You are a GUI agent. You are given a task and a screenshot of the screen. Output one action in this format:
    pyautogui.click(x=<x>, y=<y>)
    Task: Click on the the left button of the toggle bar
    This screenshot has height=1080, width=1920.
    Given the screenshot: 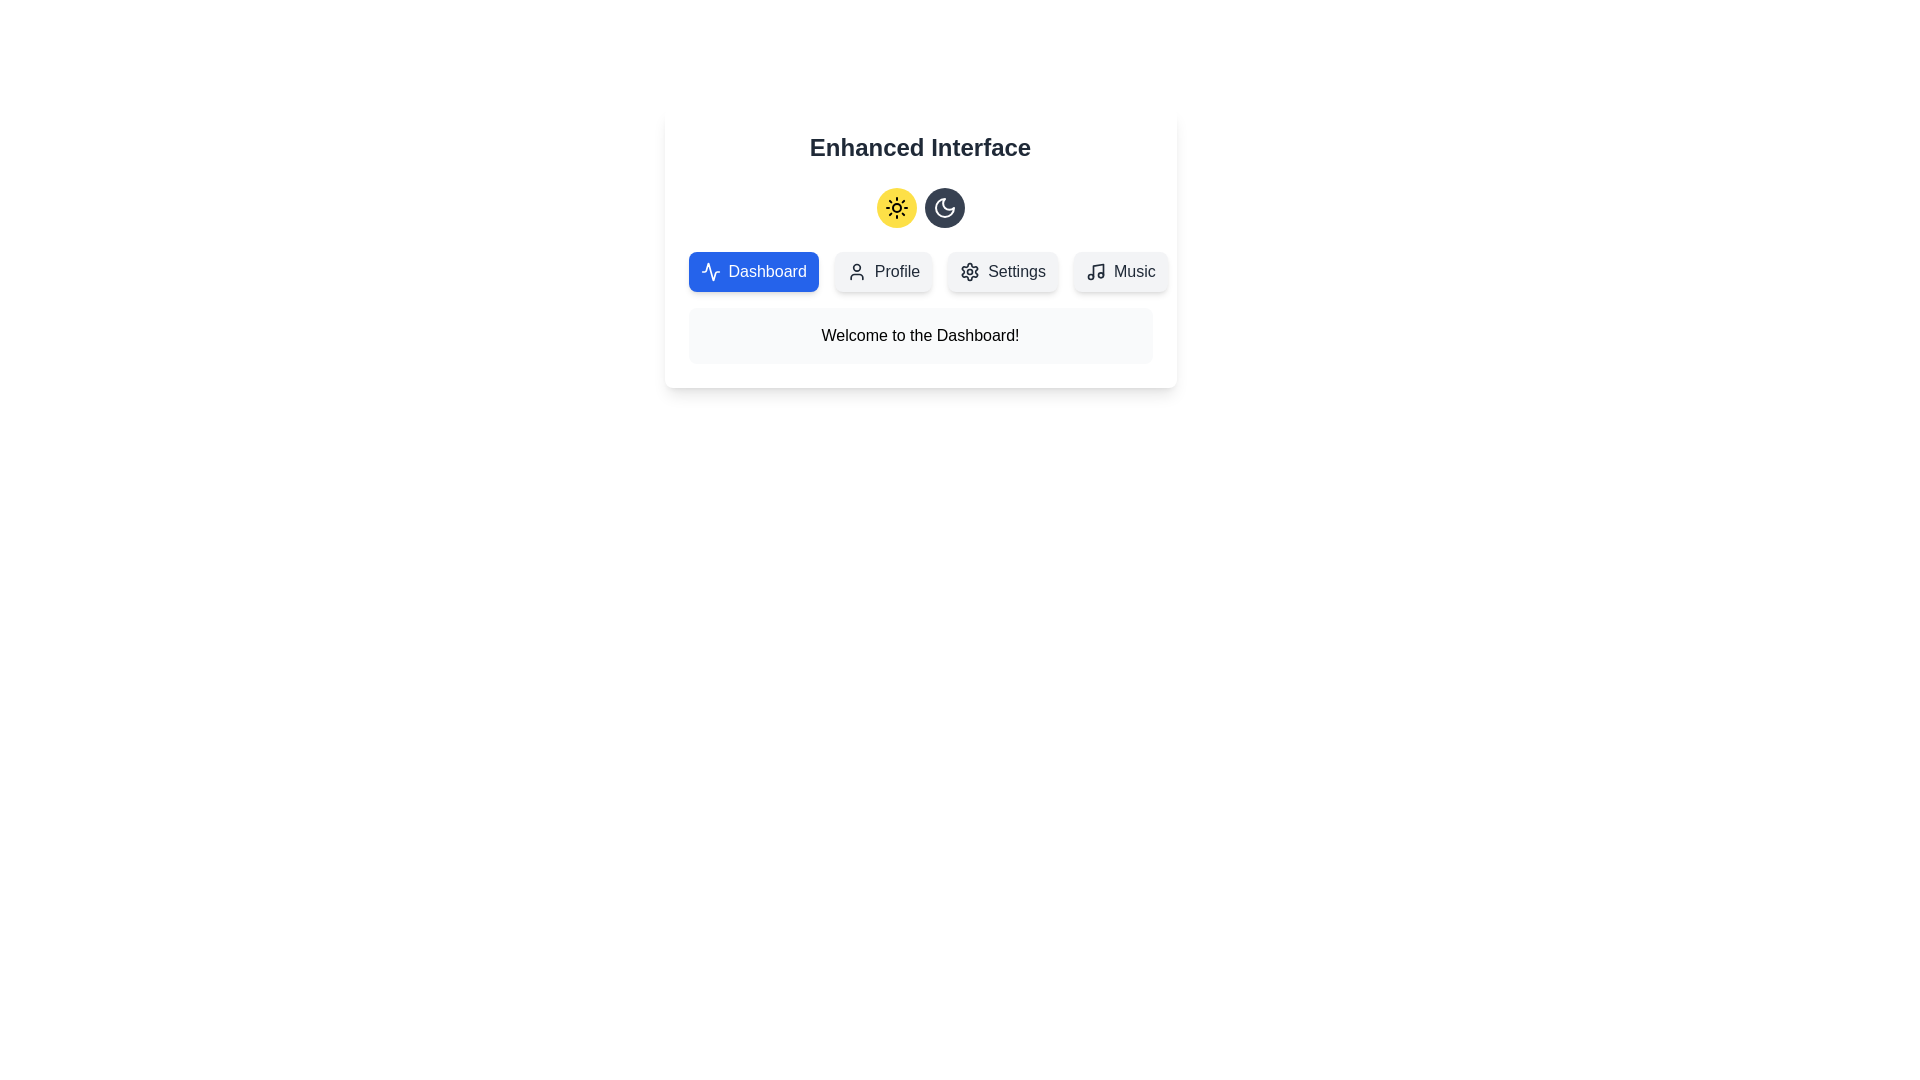 What is the action you would take?
    pyautogui.click(x=919, y=208)
    